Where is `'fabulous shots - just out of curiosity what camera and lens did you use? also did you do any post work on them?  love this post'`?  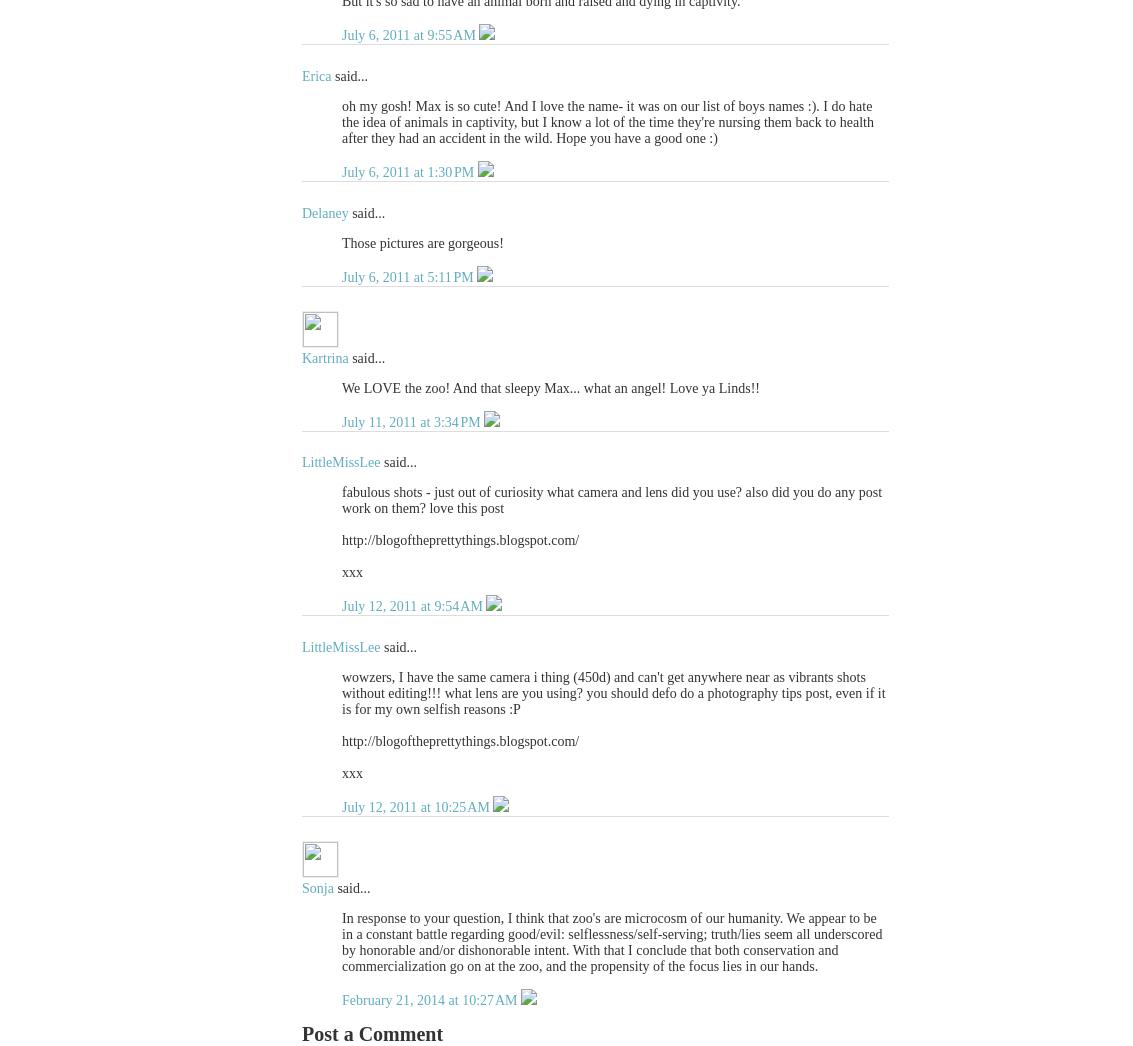
'fabulous shots - just out of curiosity what camera and lens did you use? also did you do any post work on them?  love this post' is located at coordinates (611, 500).